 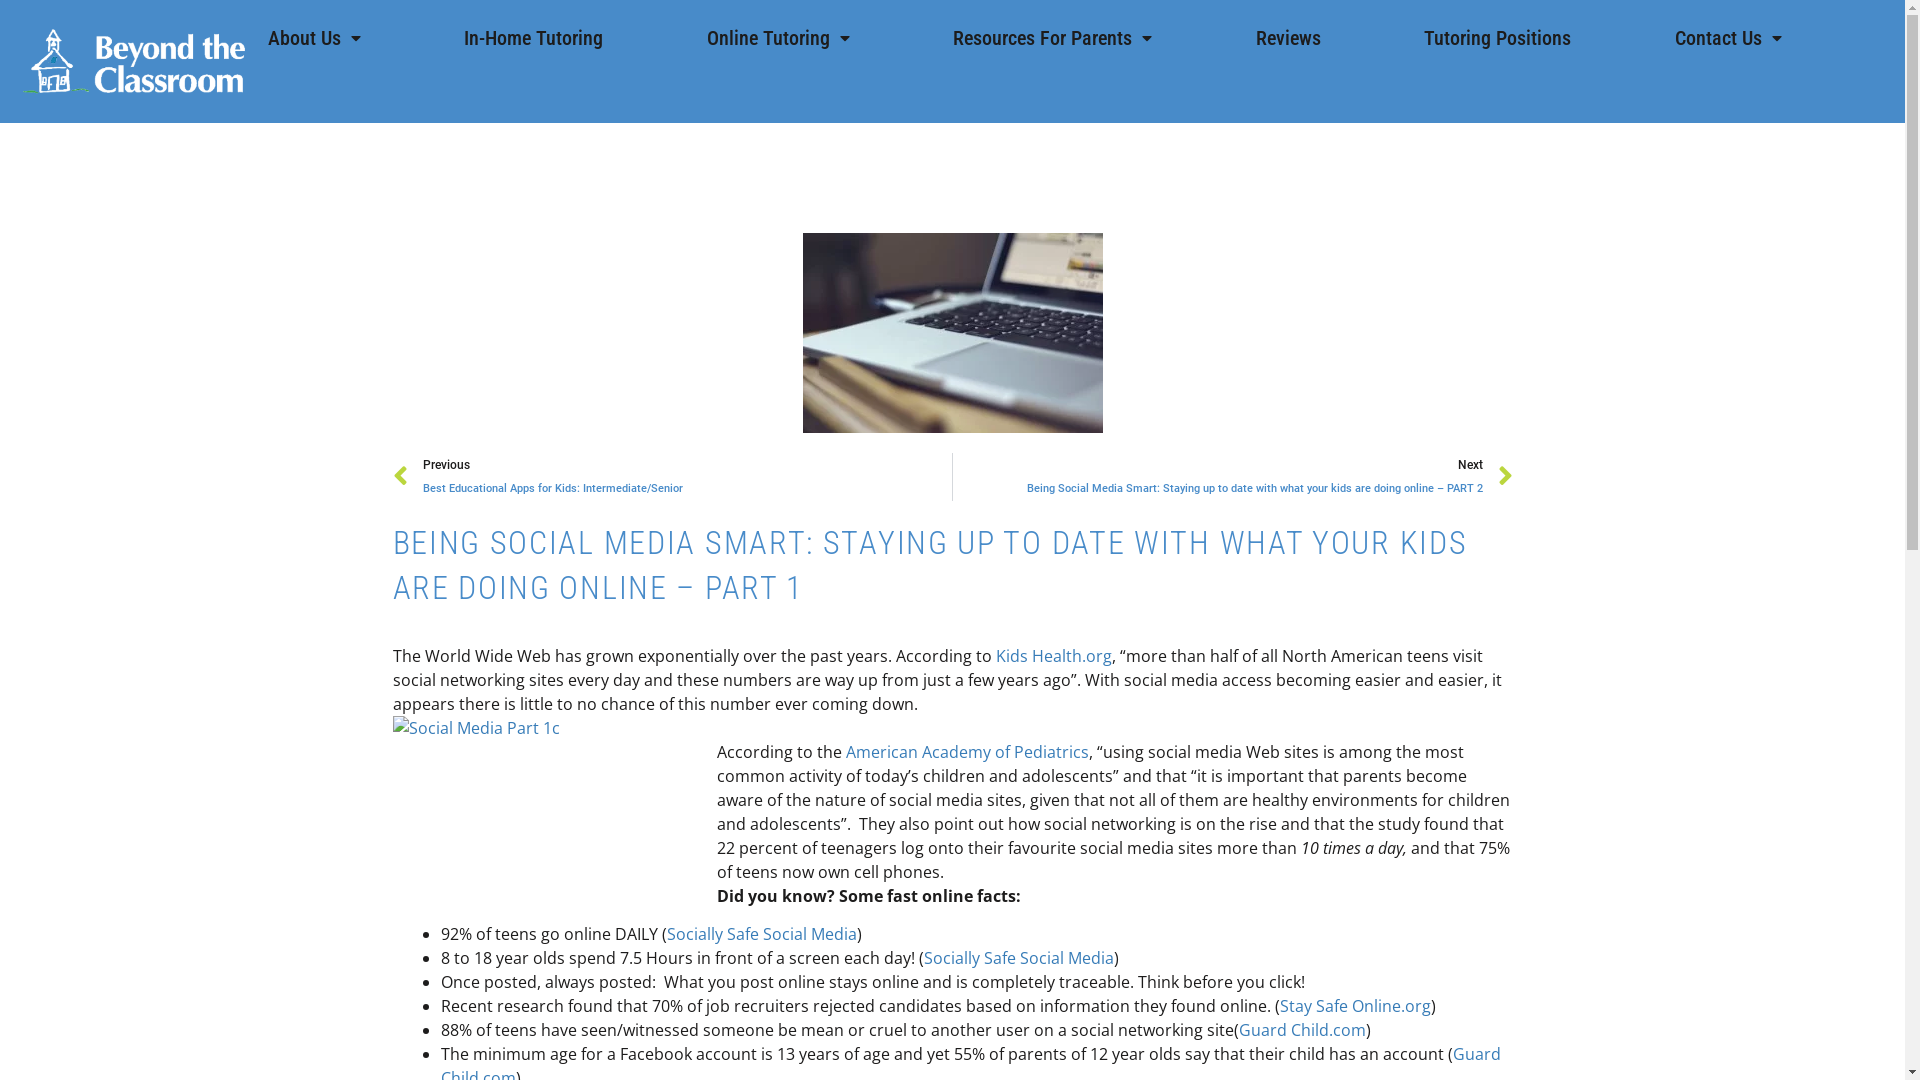 What do you see at coordinates (1018, 956) in the screenshot?
I see `'Socially Safe Social Media'` at bounding box center [1018, 956].